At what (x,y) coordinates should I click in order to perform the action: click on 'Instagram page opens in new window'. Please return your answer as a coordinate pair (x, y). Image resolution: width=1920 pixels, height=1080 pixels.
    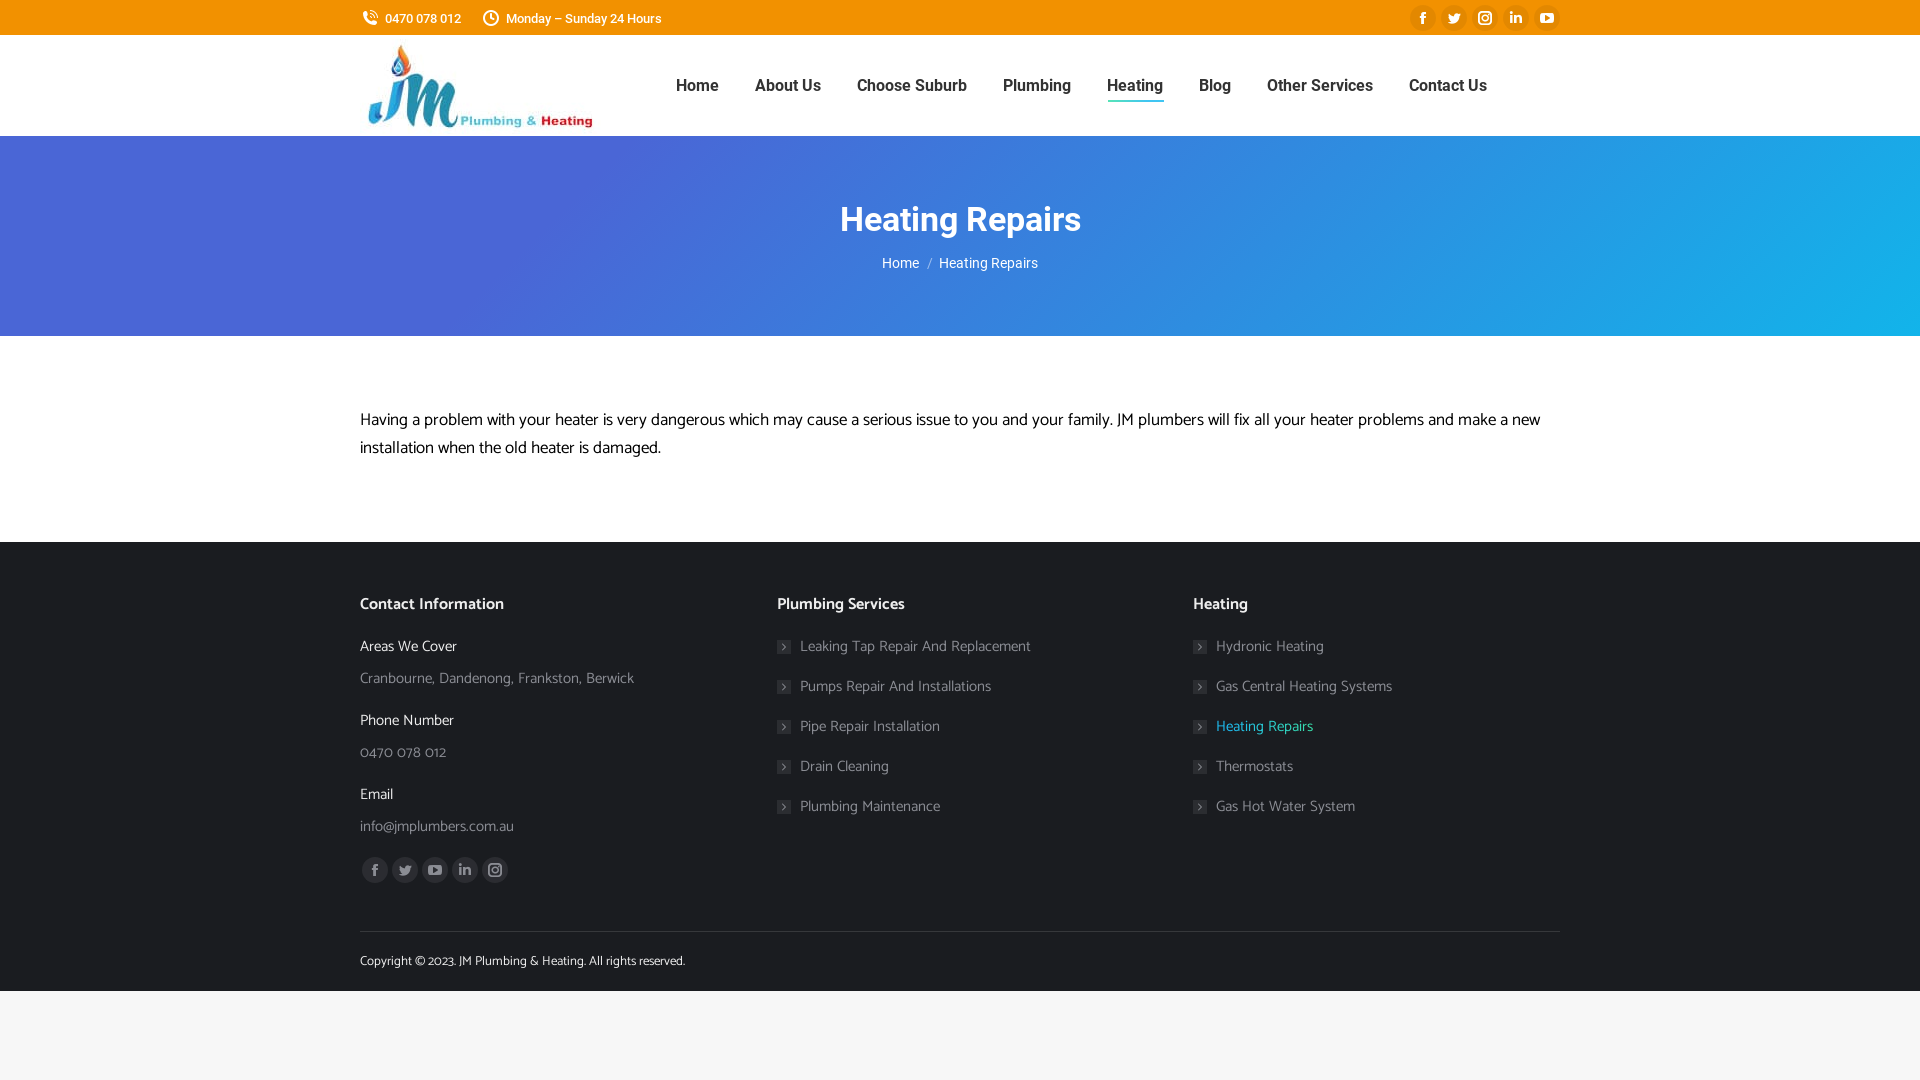
    Looking at the image, I should click on (1484, 18).